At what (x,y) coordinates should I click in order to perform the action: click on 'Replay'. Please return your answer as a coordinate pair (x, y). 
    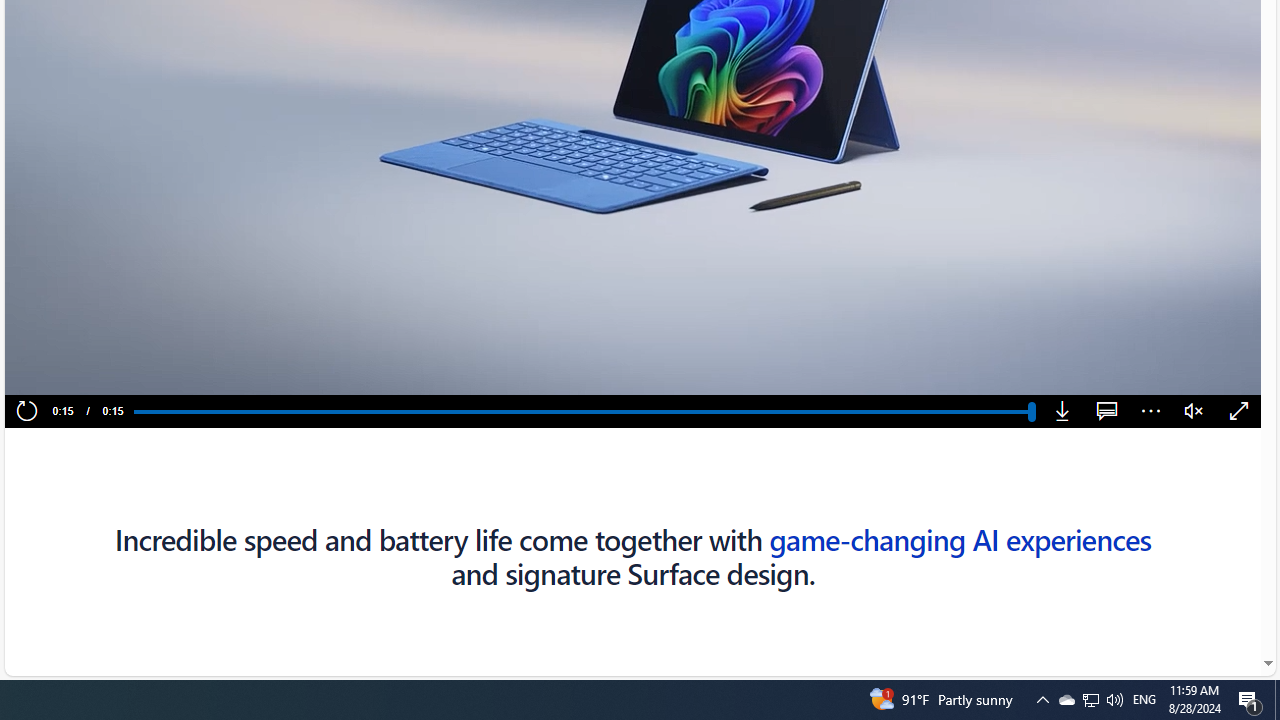
    Looking at the image, I should click on (26, 411).